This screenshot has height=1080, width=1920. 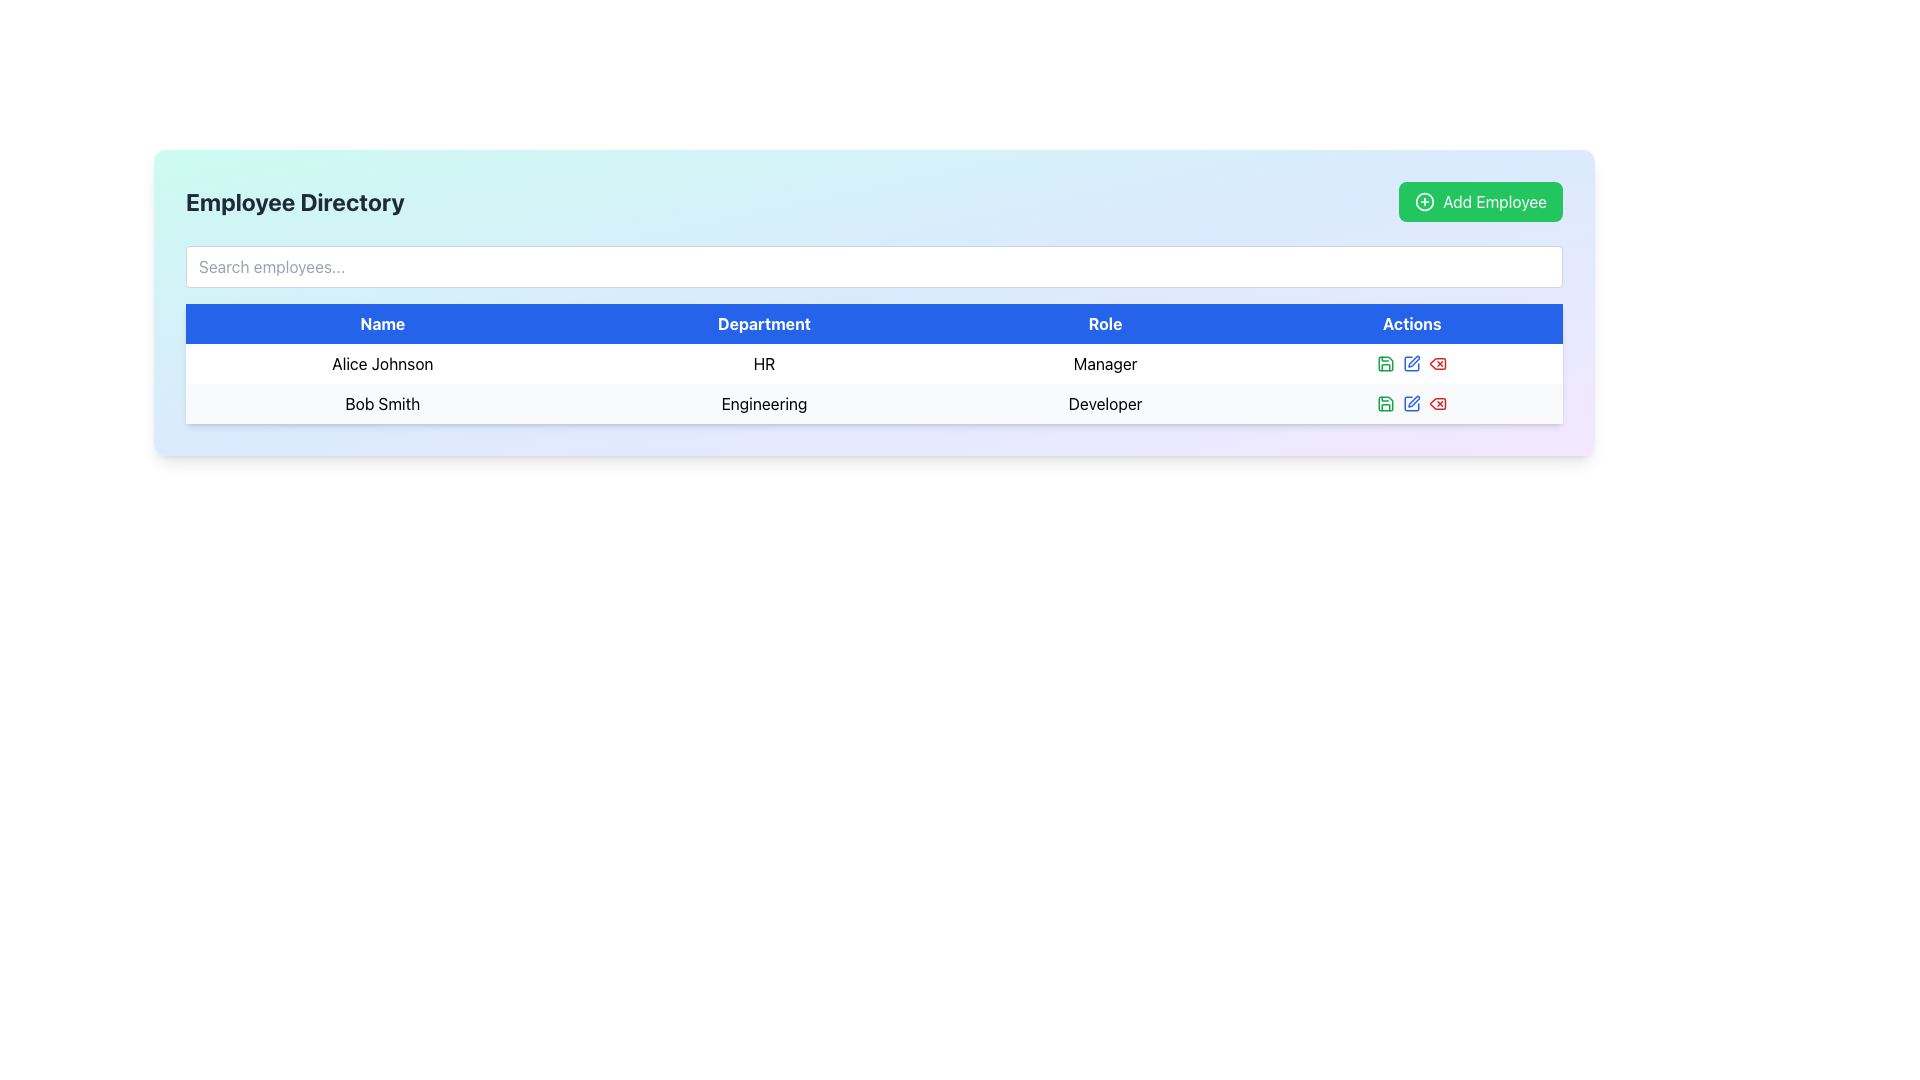 I want to click on the text label displaying 'HR' that is located in the 'Department' column corresponding to 'Alice Johnson', so click(x=763, y=363).